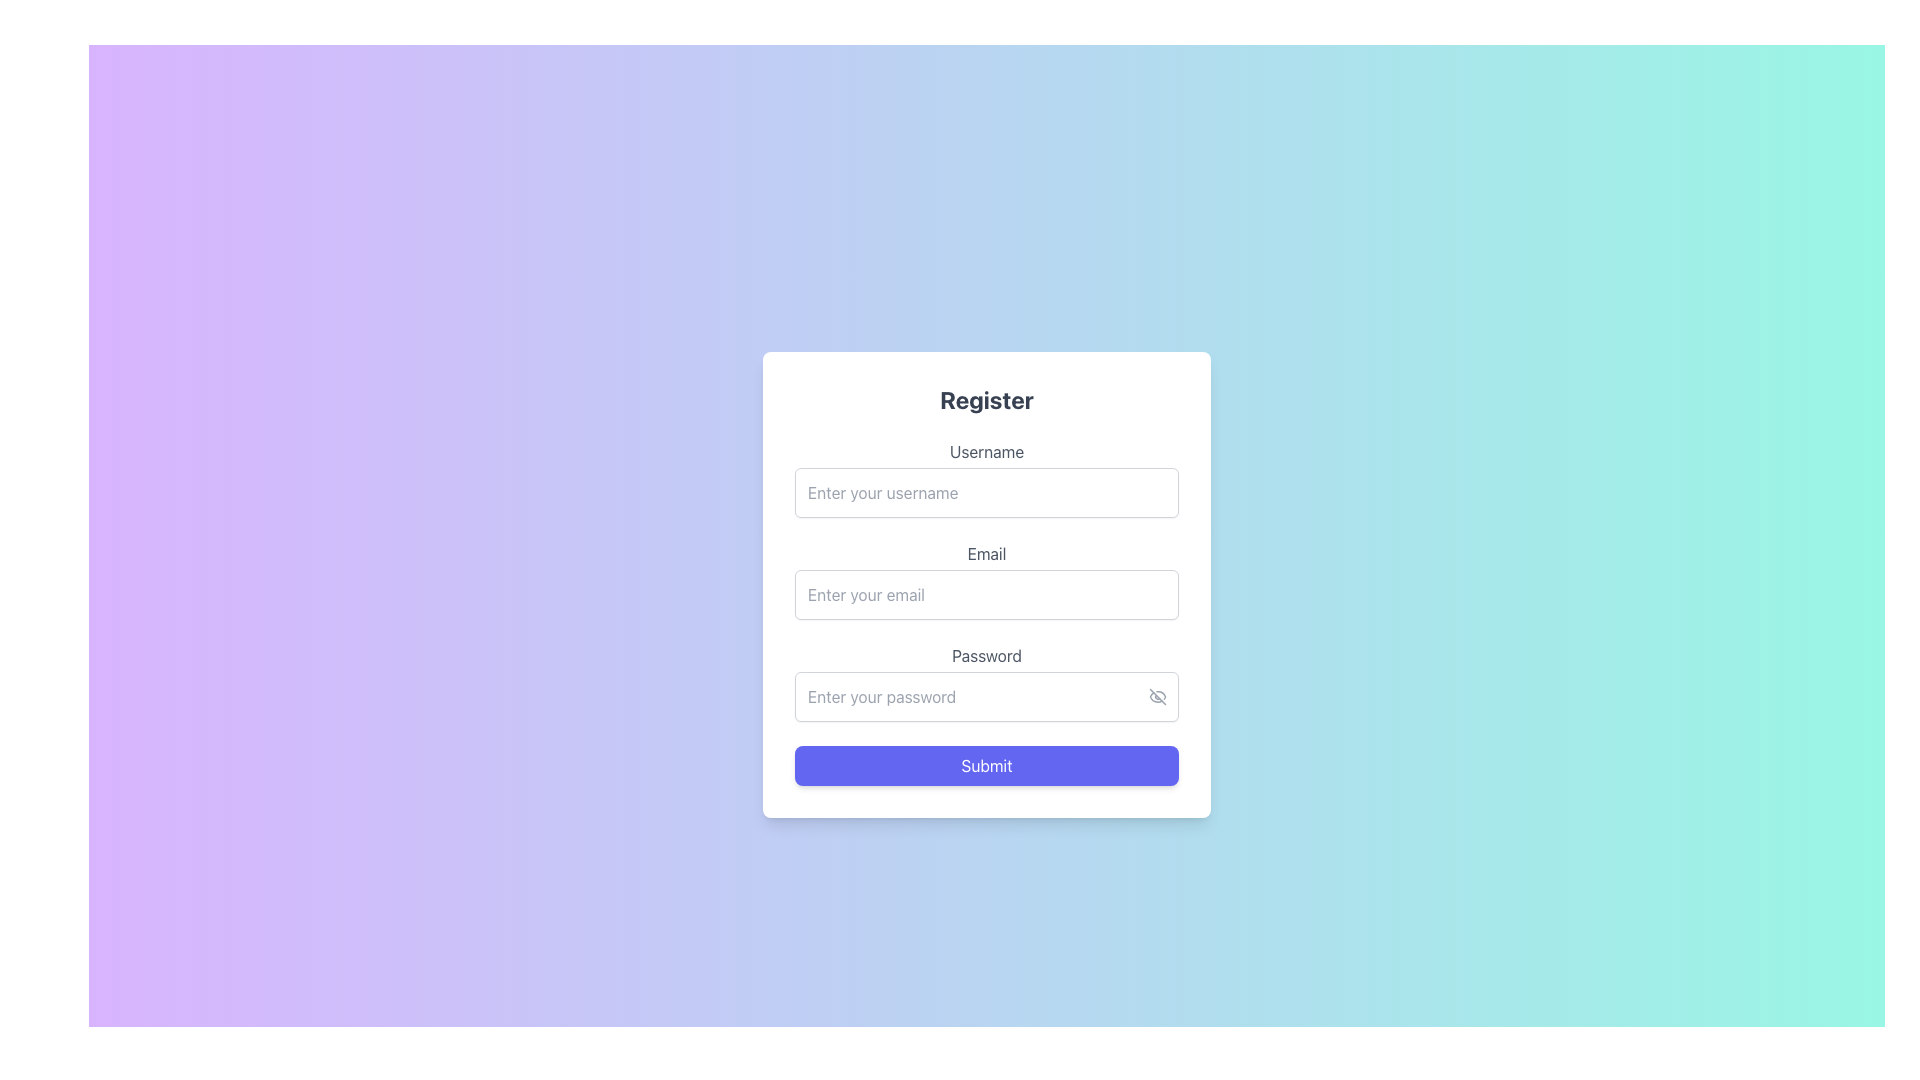 The width and height of the screenshot is (1920, 1080). Describe the element at coordinates (987, 451) in the screenshot. I see `the 'Username' label, which is styled in gray color and positioned above the username input field in the registration form` at that location.